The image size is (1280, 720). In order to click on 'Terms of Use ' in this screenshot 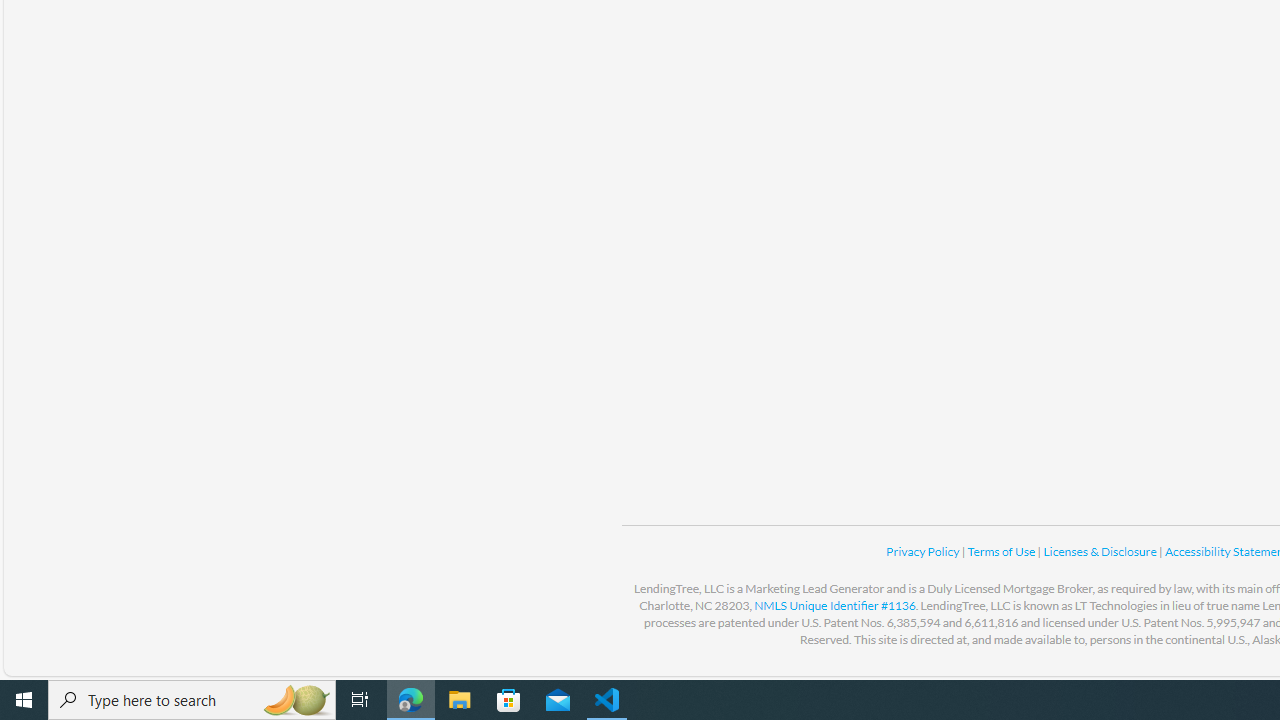, I will do `click(1002, 551)`.